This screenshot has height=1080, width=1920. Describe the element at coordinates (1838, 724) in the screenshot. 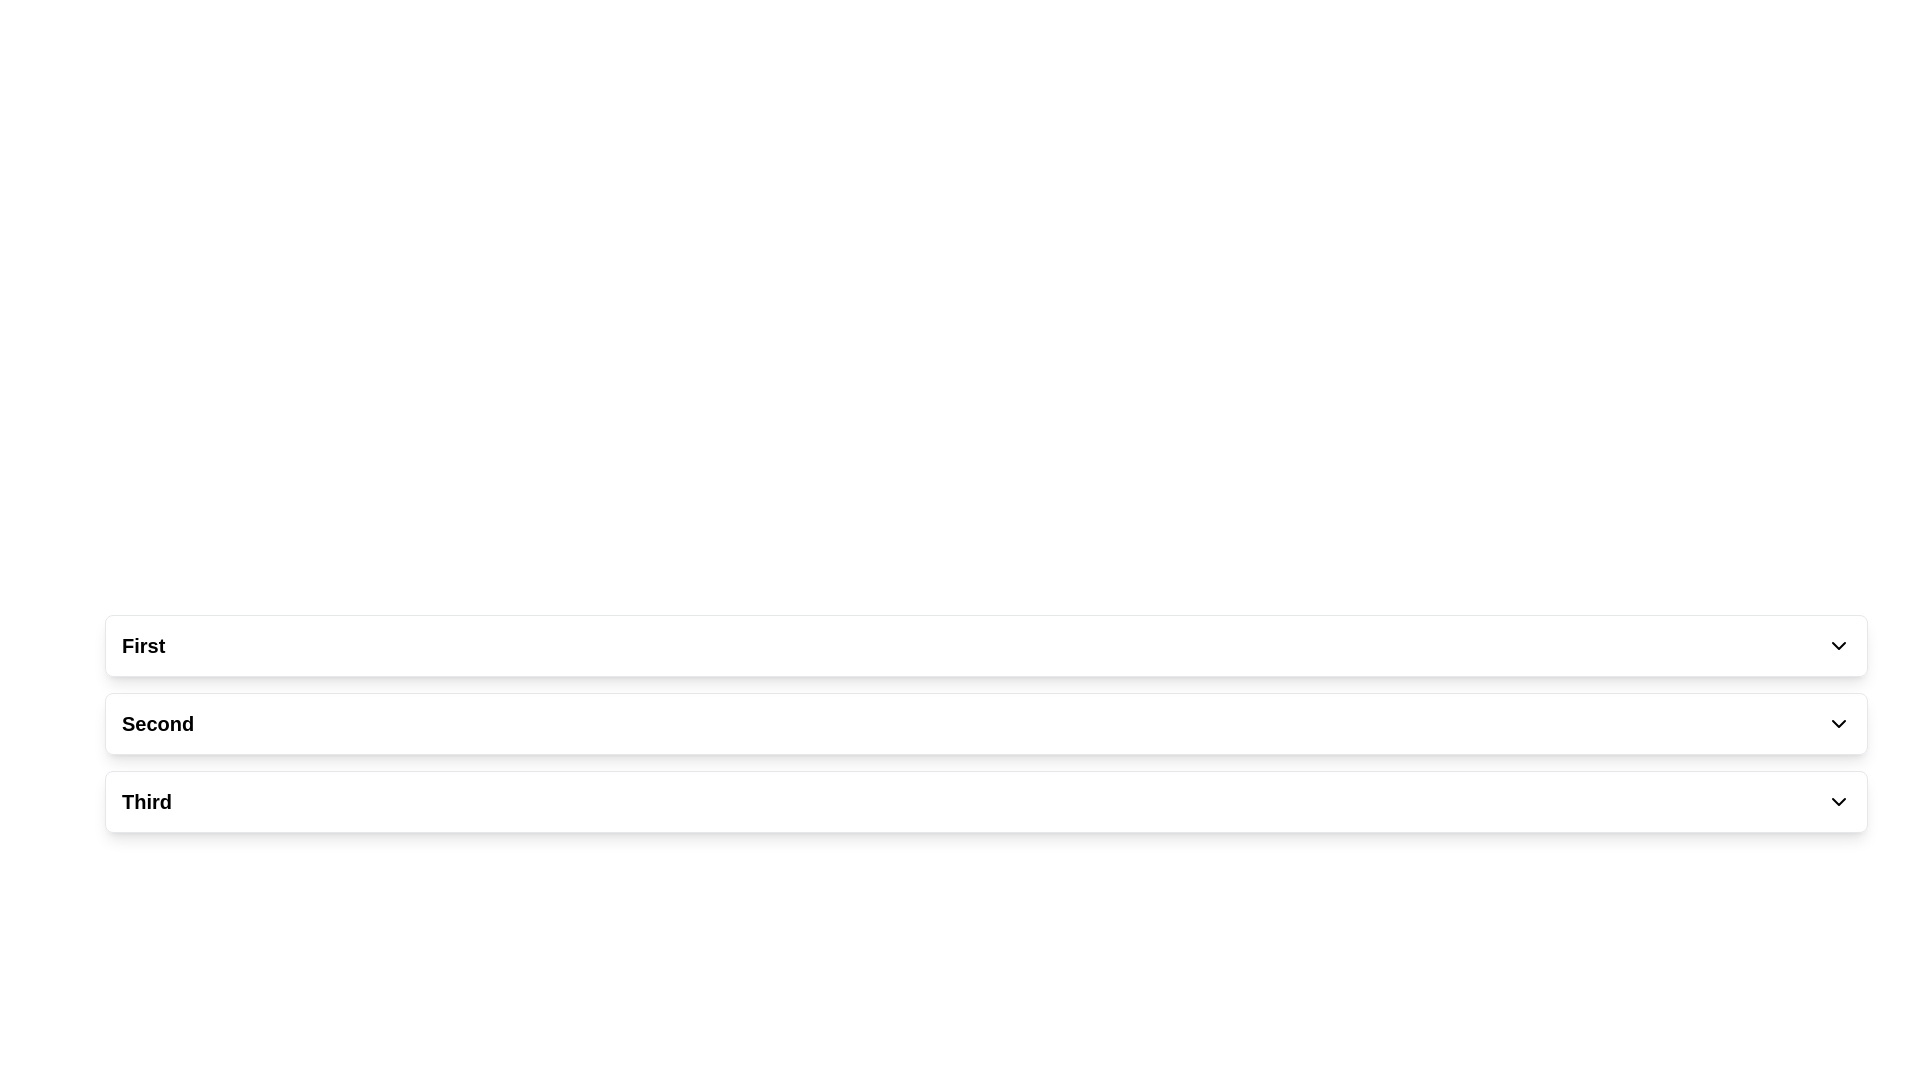

I see `the downward-pointing chevron icon located on the right side of the row labeled 'Second'` at that location.